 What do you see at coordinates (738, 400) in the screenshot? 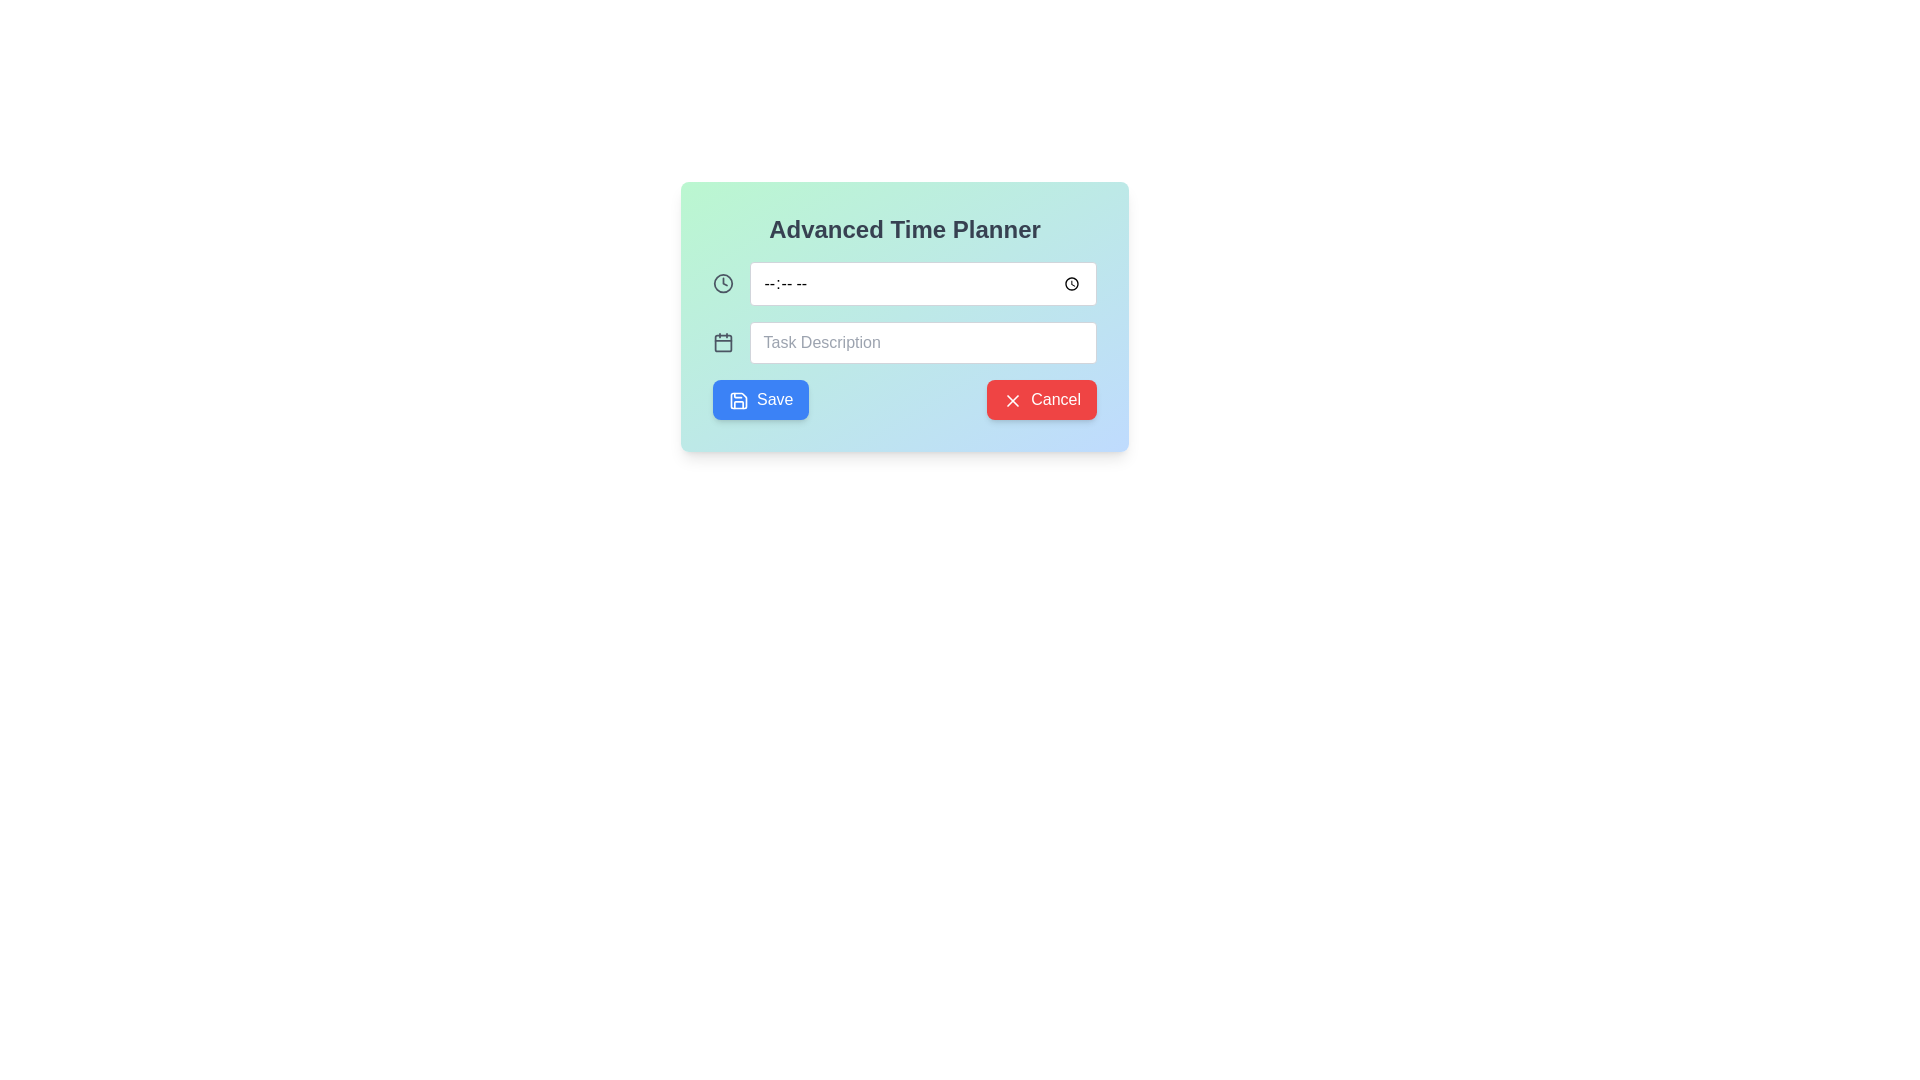
I see `the 'Save' button which includes the icon representing the 'Save' action, located at the lower-left of the interactive card interface` at bounding box center [738, 400].